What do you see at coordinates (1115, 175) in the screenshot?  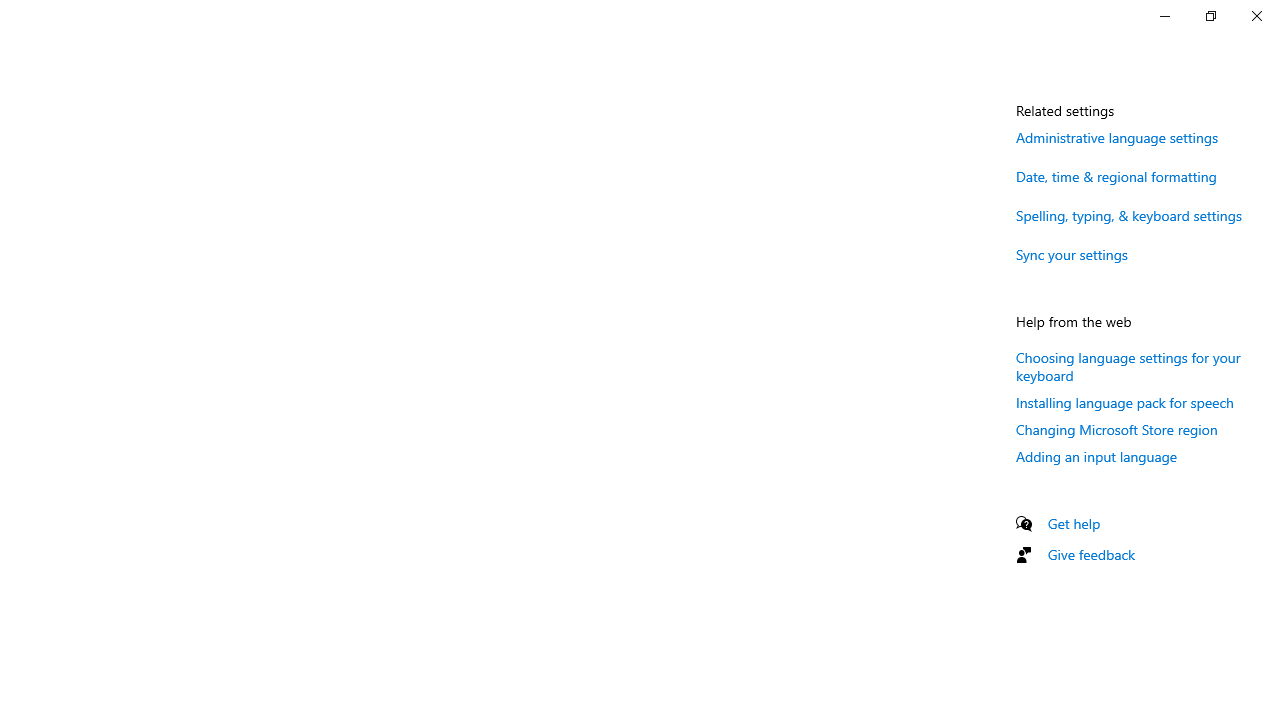 I see `'Date, time & regional formatting'` at bounding box center [1115, 175].